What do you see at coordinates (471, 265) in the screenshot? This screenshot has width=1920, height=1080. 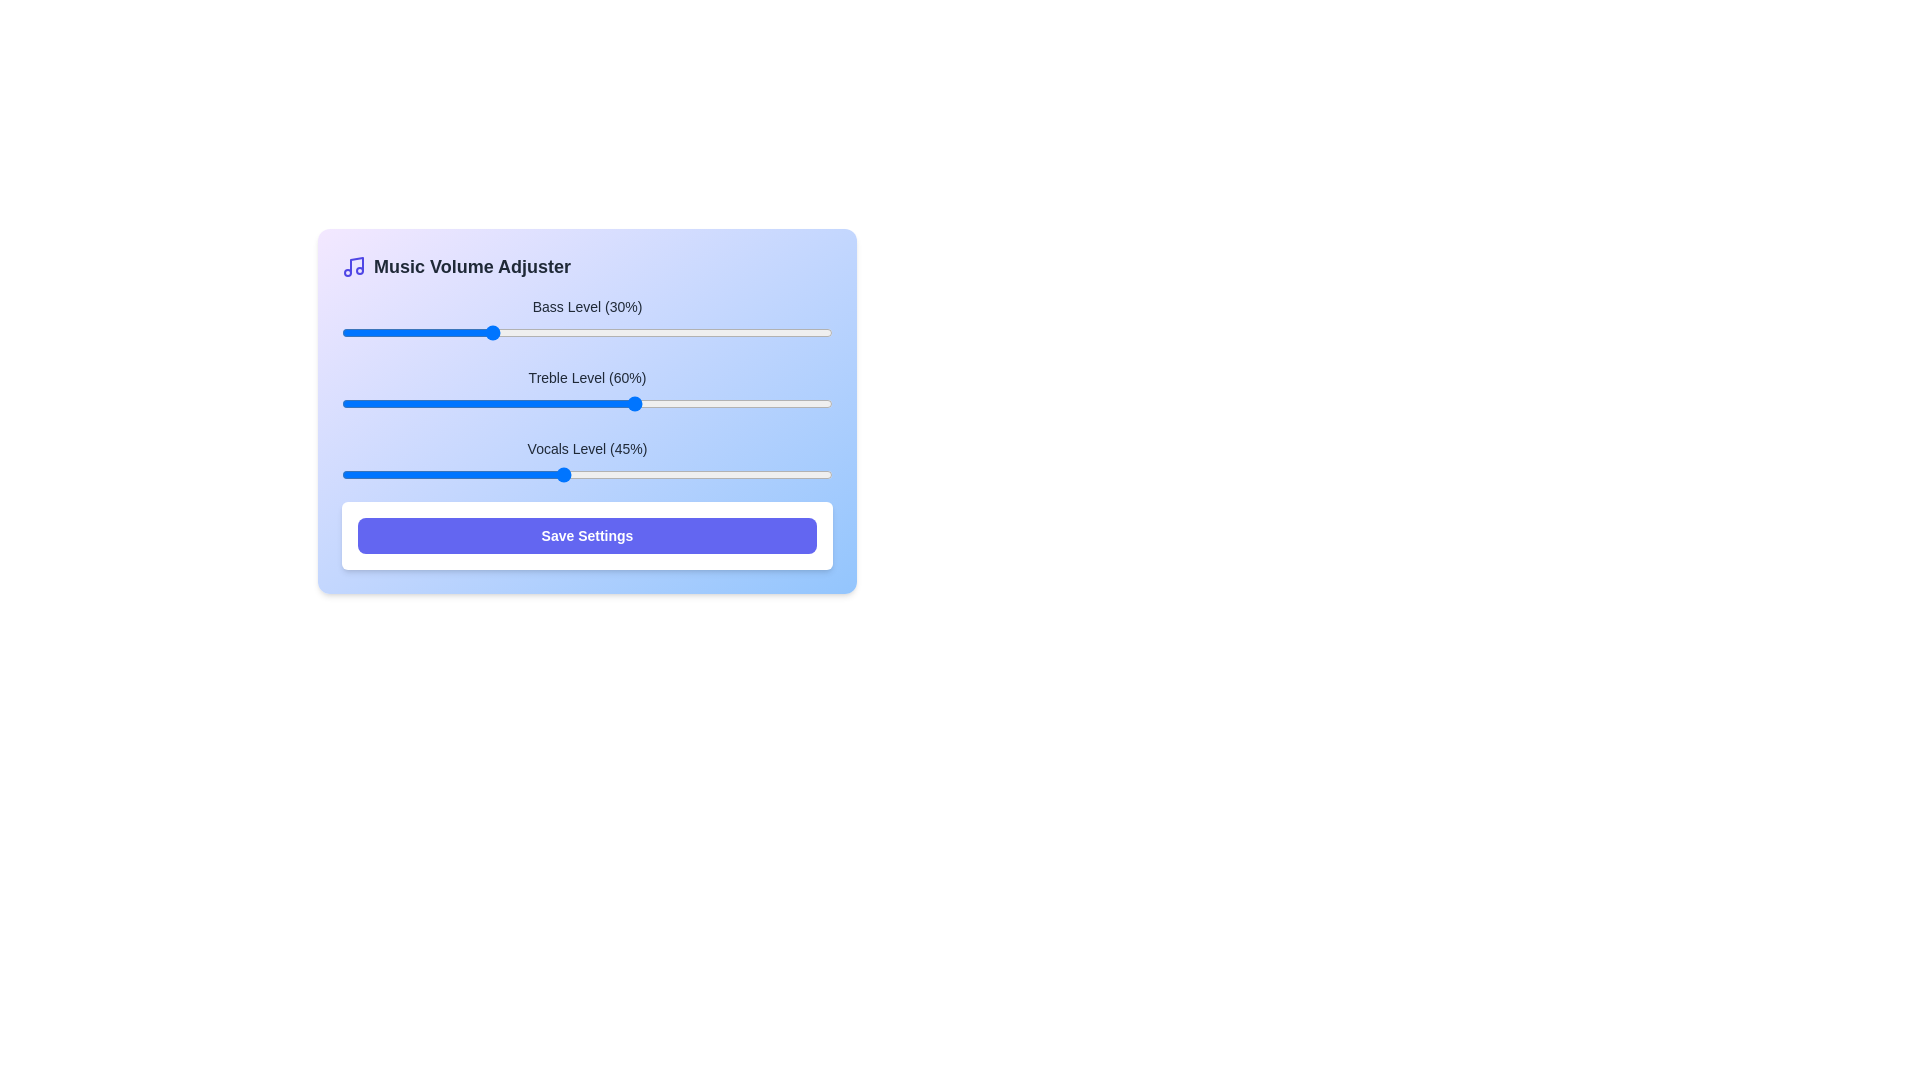 I see `the 'Music Volume Adjuster' text element, which is styled in bold dark gray and positioned at the top of the interface, if it is interactive` at bounding box center [471, 265].